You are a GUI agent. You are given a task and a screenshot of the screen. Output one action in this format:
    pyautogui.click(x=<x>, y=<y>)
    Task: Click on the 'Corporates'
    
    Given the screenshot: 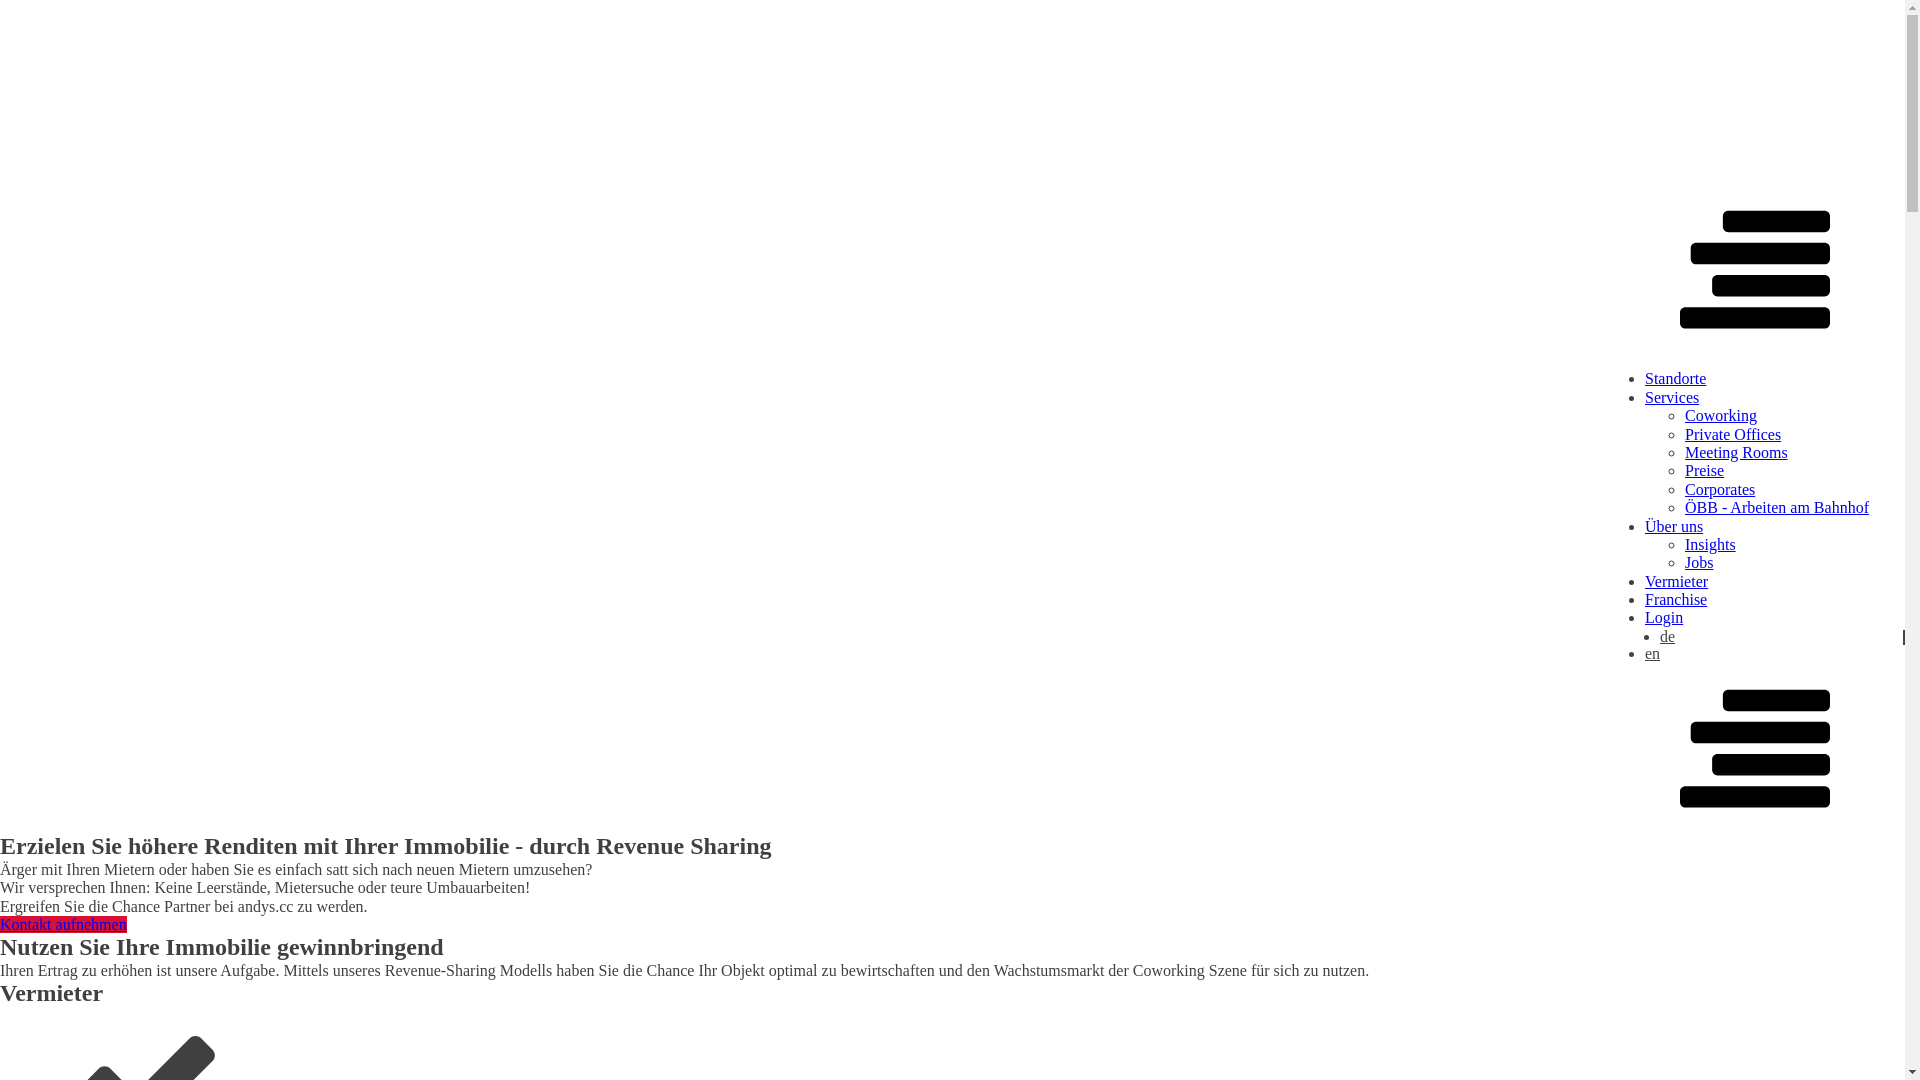 What is the action you would take?
    pyautogui.click(x=1718, y=489)
    